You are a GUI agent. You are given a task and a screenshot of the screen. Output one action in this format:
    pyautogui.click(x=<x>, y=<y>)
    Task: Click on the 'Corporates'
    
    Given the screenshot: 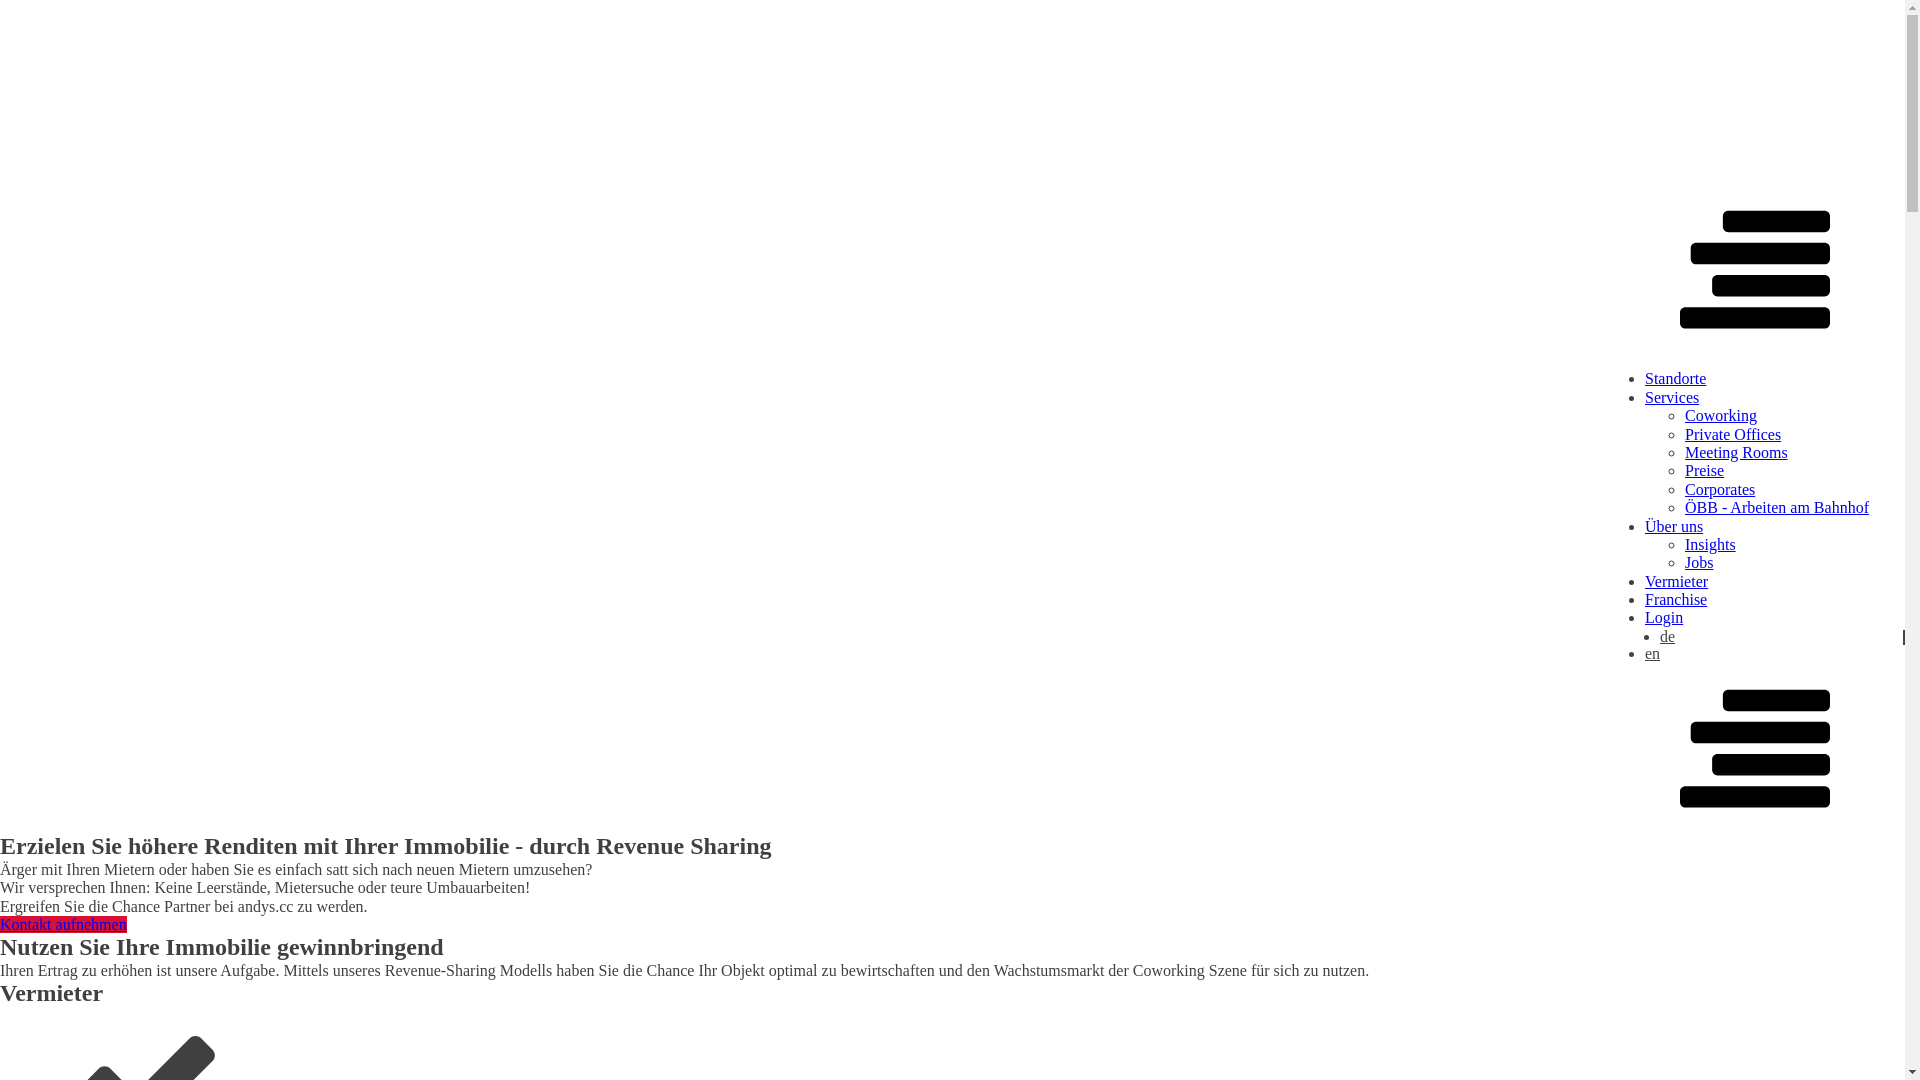 What is the action you would take?
    pyautogui.click(x=1718, y=489)
    